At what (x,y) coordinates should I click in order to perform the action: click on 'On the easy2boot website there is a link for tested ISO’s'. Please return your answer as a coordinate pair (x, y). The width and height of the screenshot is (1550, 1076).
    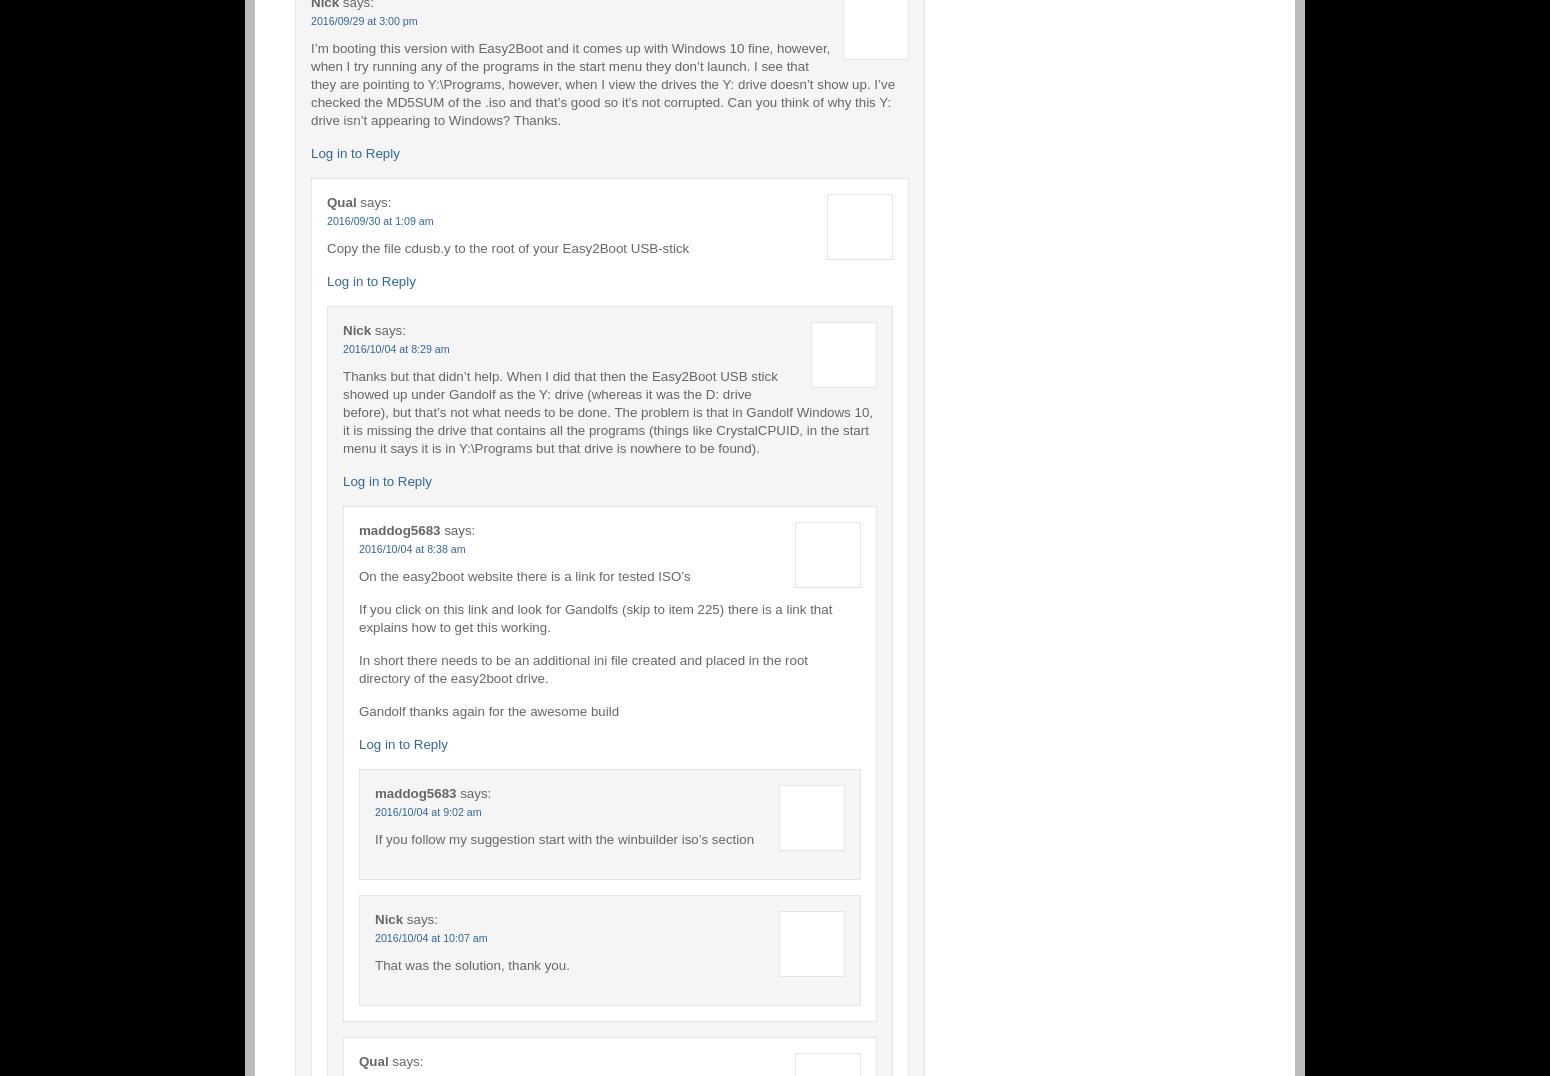
    Looking at the image, I should click on (523, 574).